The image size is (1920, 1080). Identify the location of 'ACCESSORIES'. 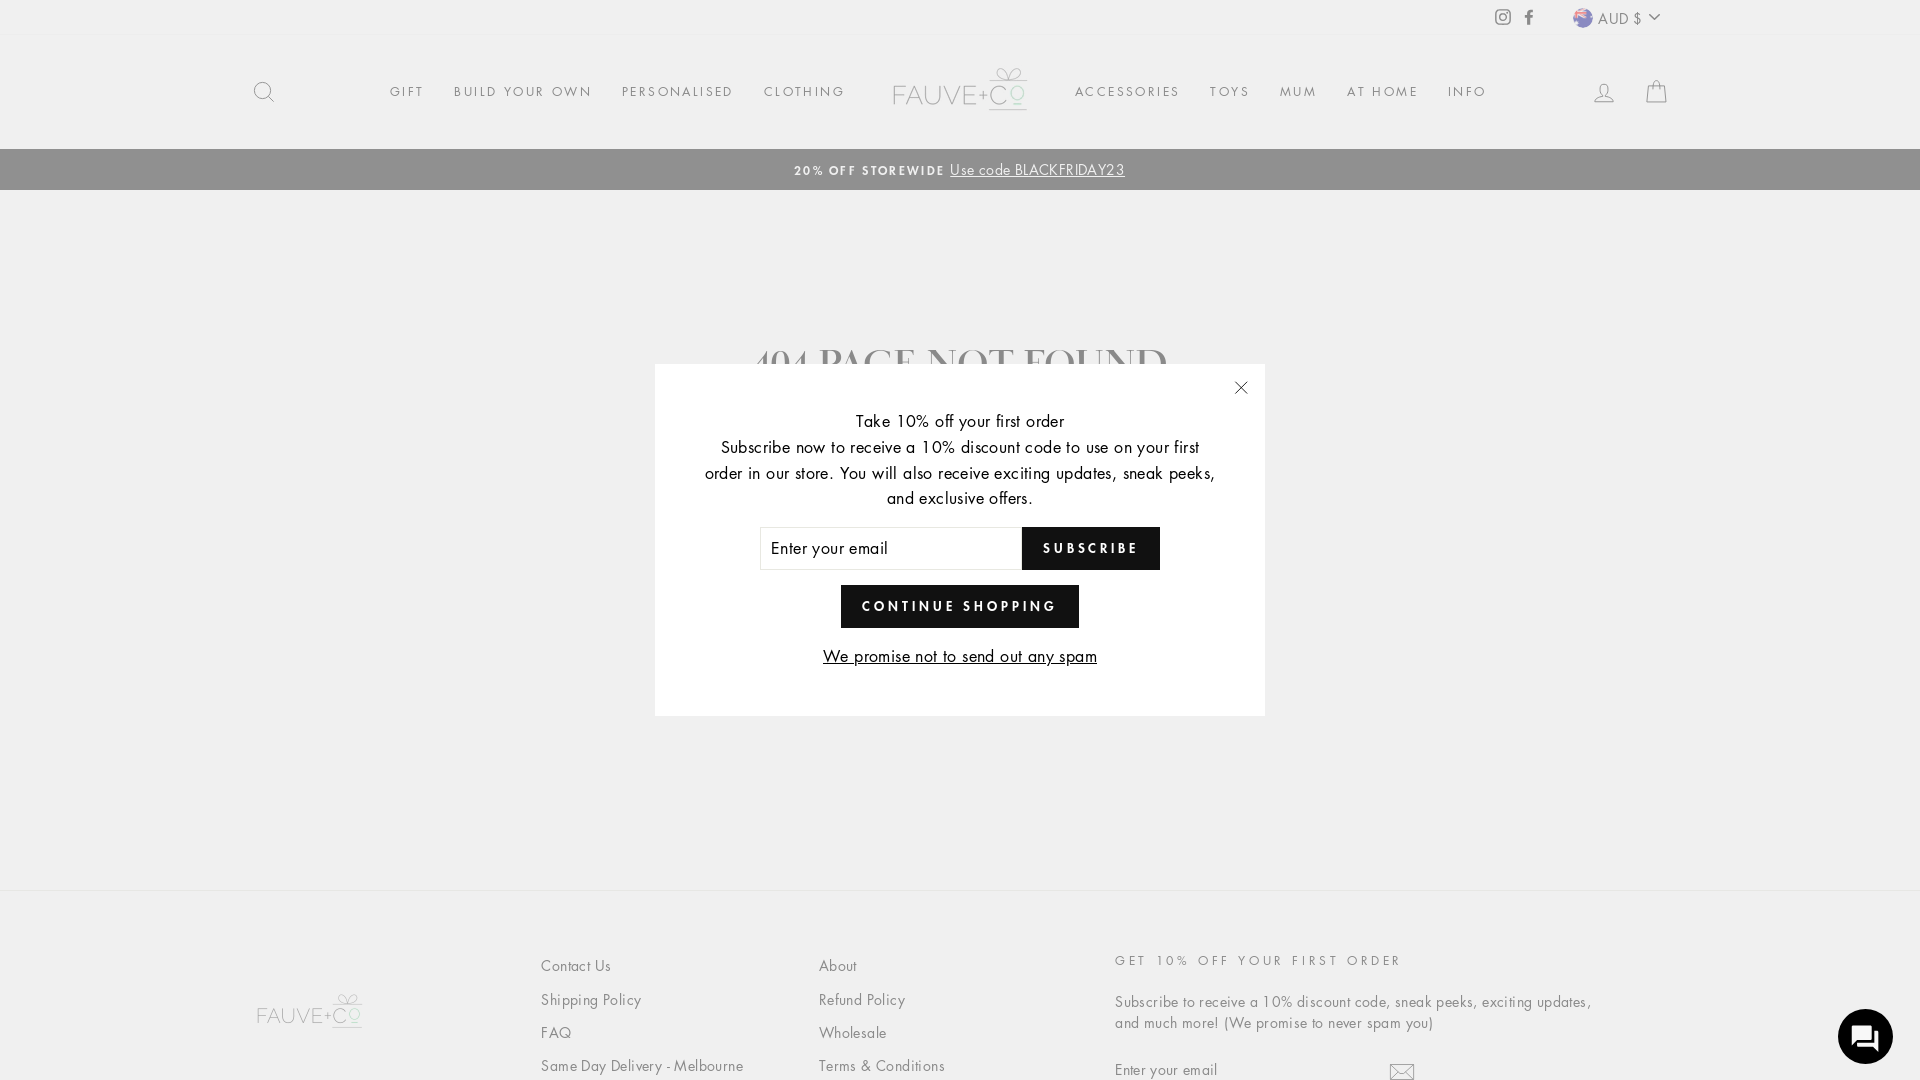
(1059, 92).